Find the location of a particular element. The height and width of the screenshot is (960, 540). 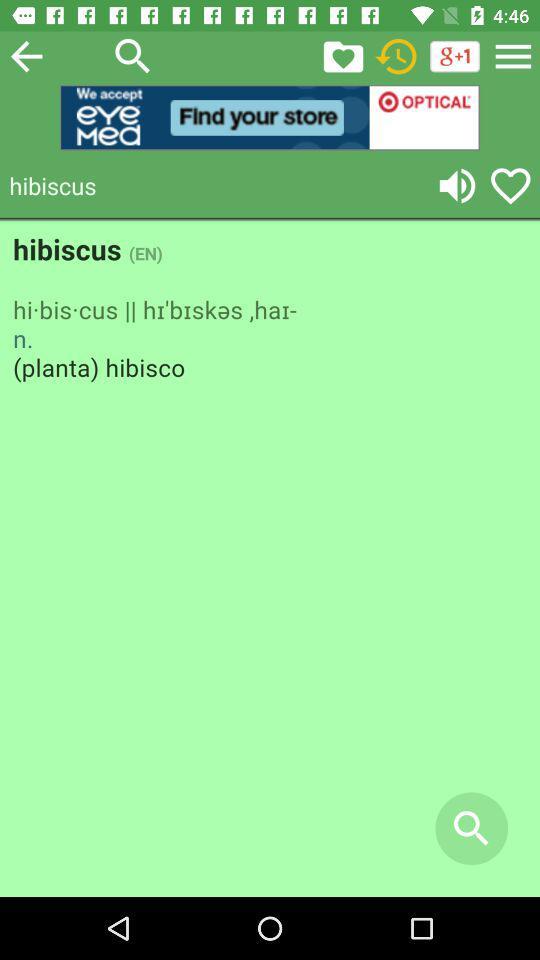

explore the advertisement is located at coordinates (270, 117).